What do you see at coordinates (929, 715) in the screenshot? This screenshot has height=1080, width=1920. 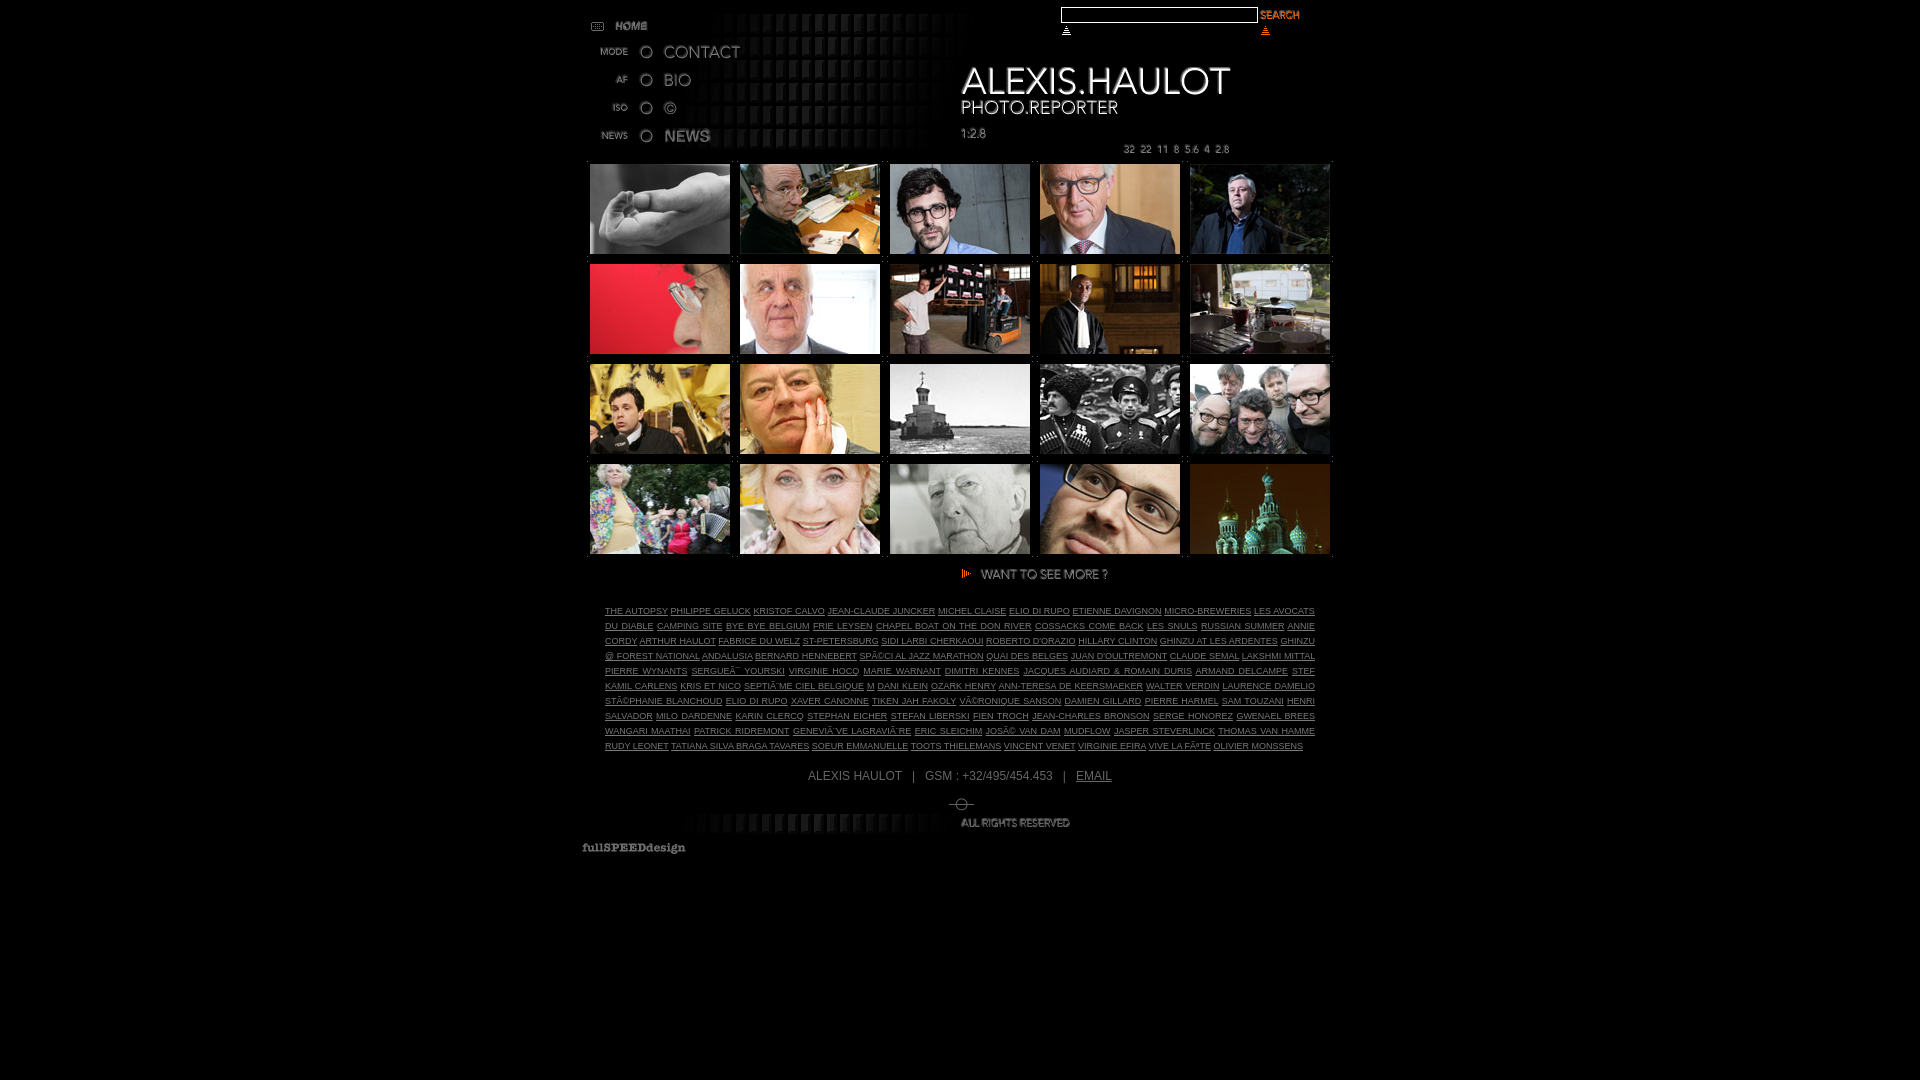 I see `'STEFAN LIBERSKI'` at bounding box center [929, 715].